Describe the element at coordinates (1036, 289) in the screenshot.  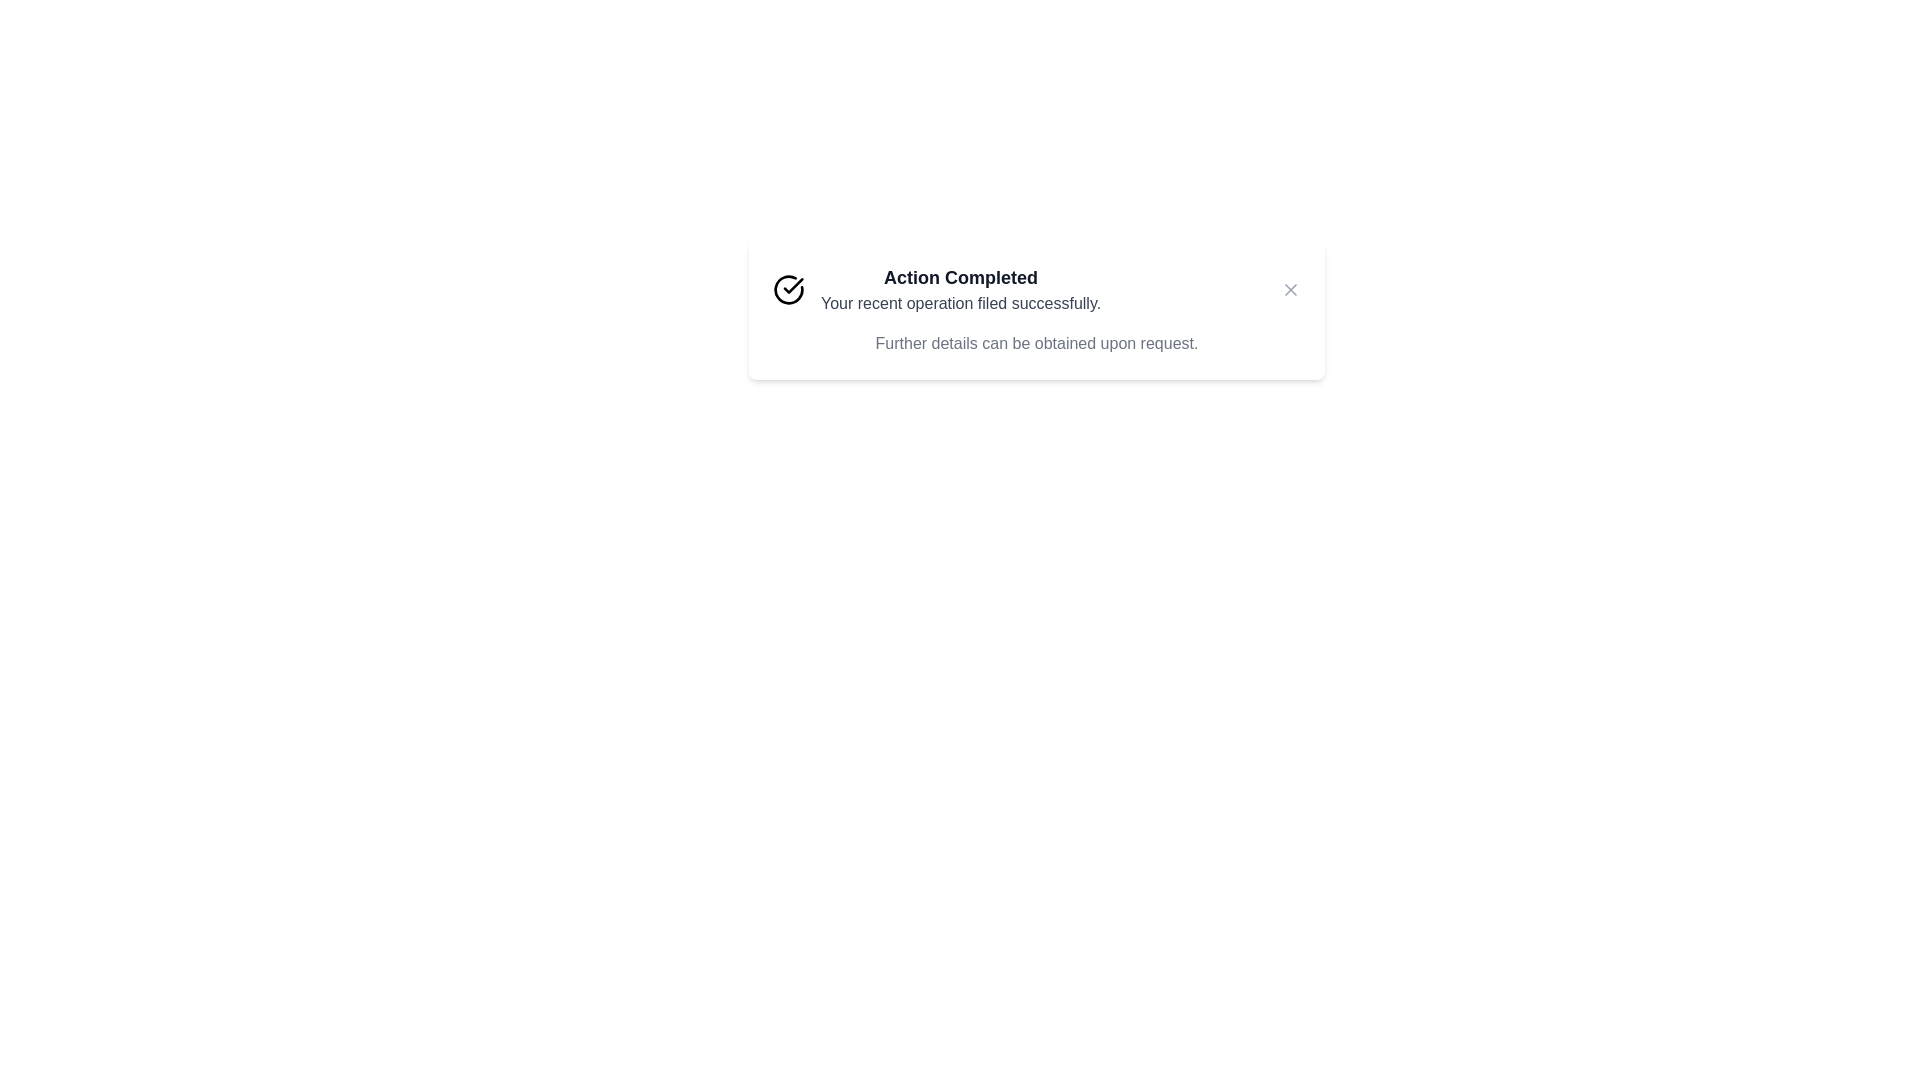
I see `the Notification bar that displays a green checkmark icon, the text 'Action Completed', and includes a close button (X) on the right side` at that location.